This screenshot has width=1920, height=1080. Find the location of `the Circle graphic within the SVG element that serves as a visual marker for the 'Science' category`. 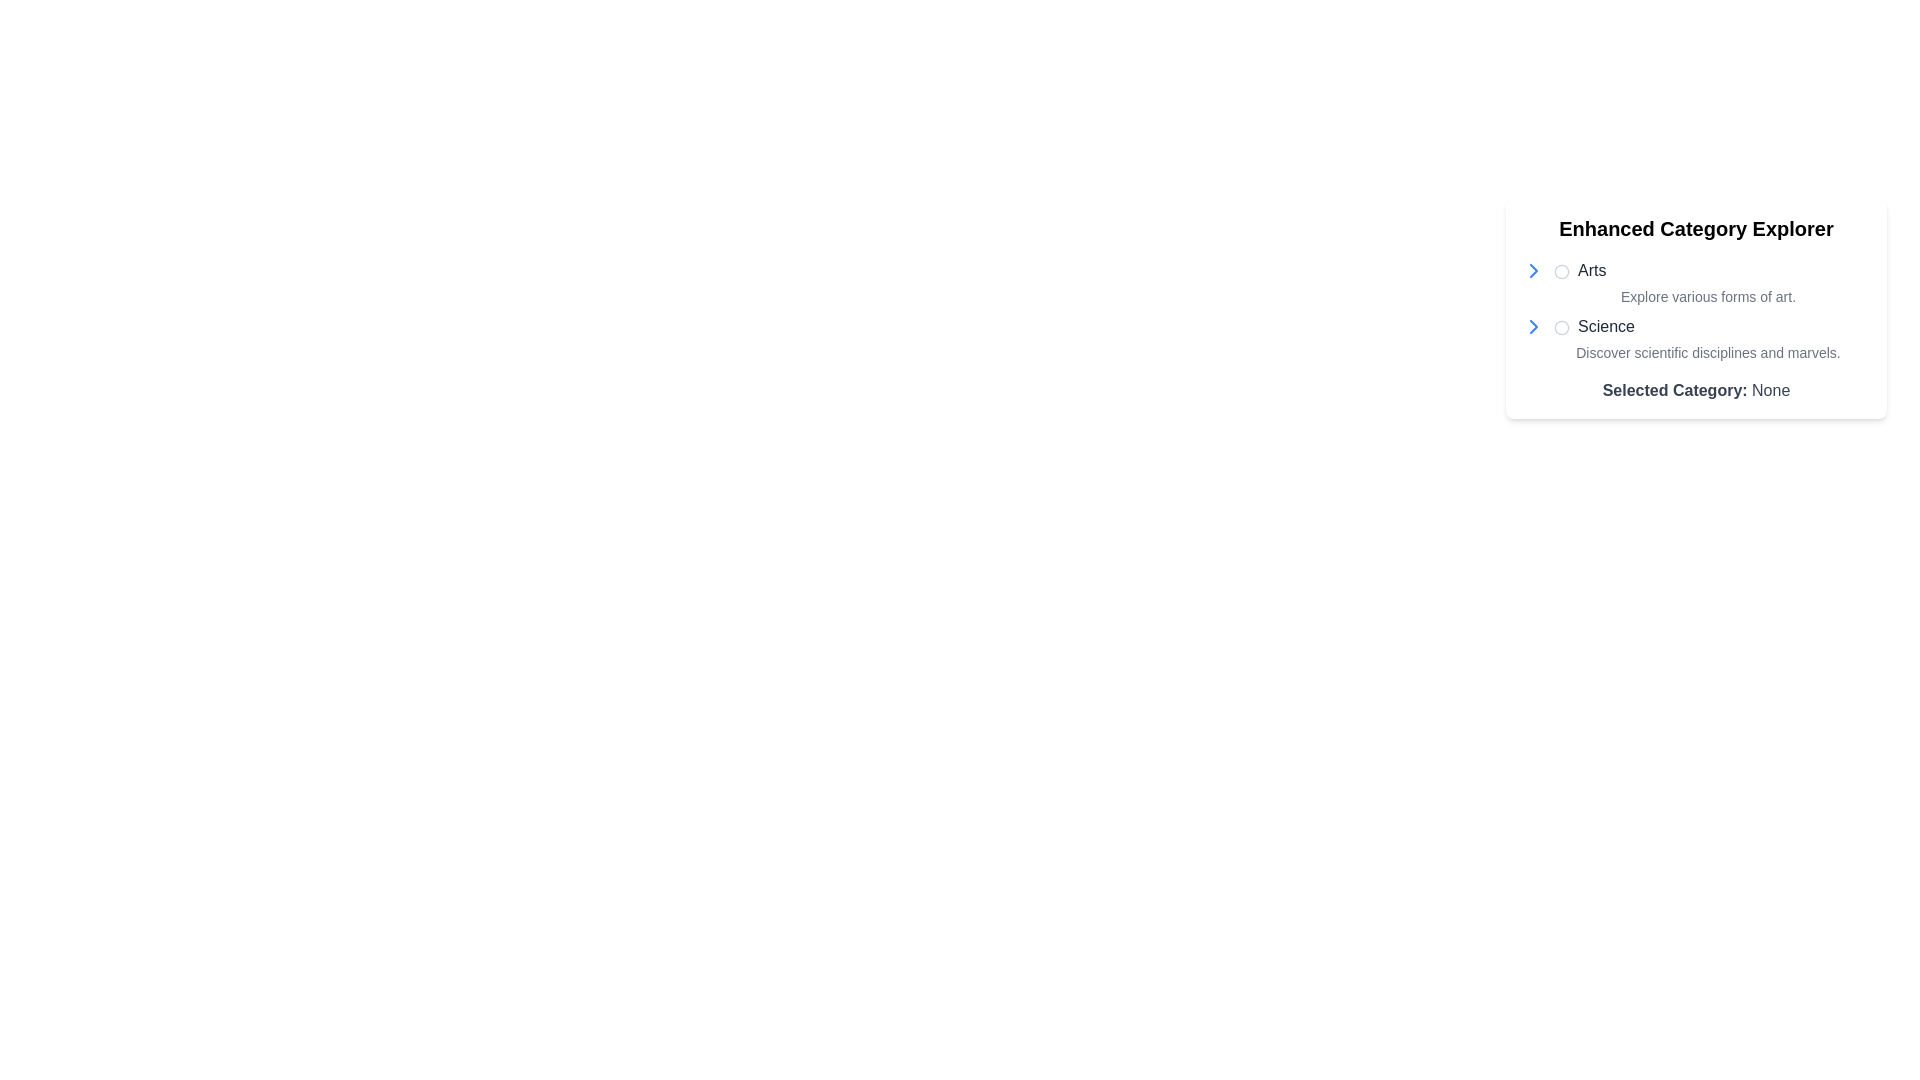

the Circle graphic within the SVG element that serves as a visual marker for the 'Science' category is located at coordinates (1560, 326).